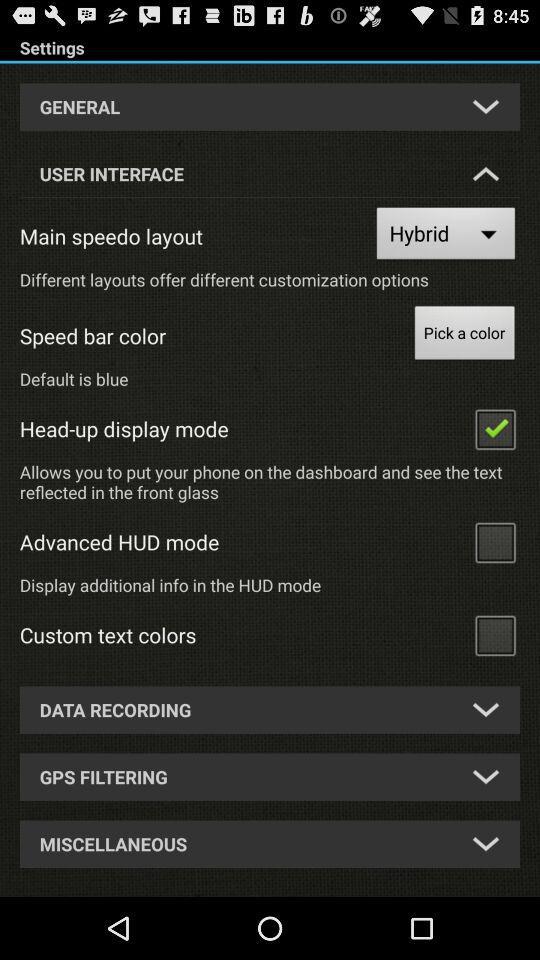 Image resolution: width=540 pixels, height=960 pixels. I want to click on turn on advanced hud mode, so click(494, 541).